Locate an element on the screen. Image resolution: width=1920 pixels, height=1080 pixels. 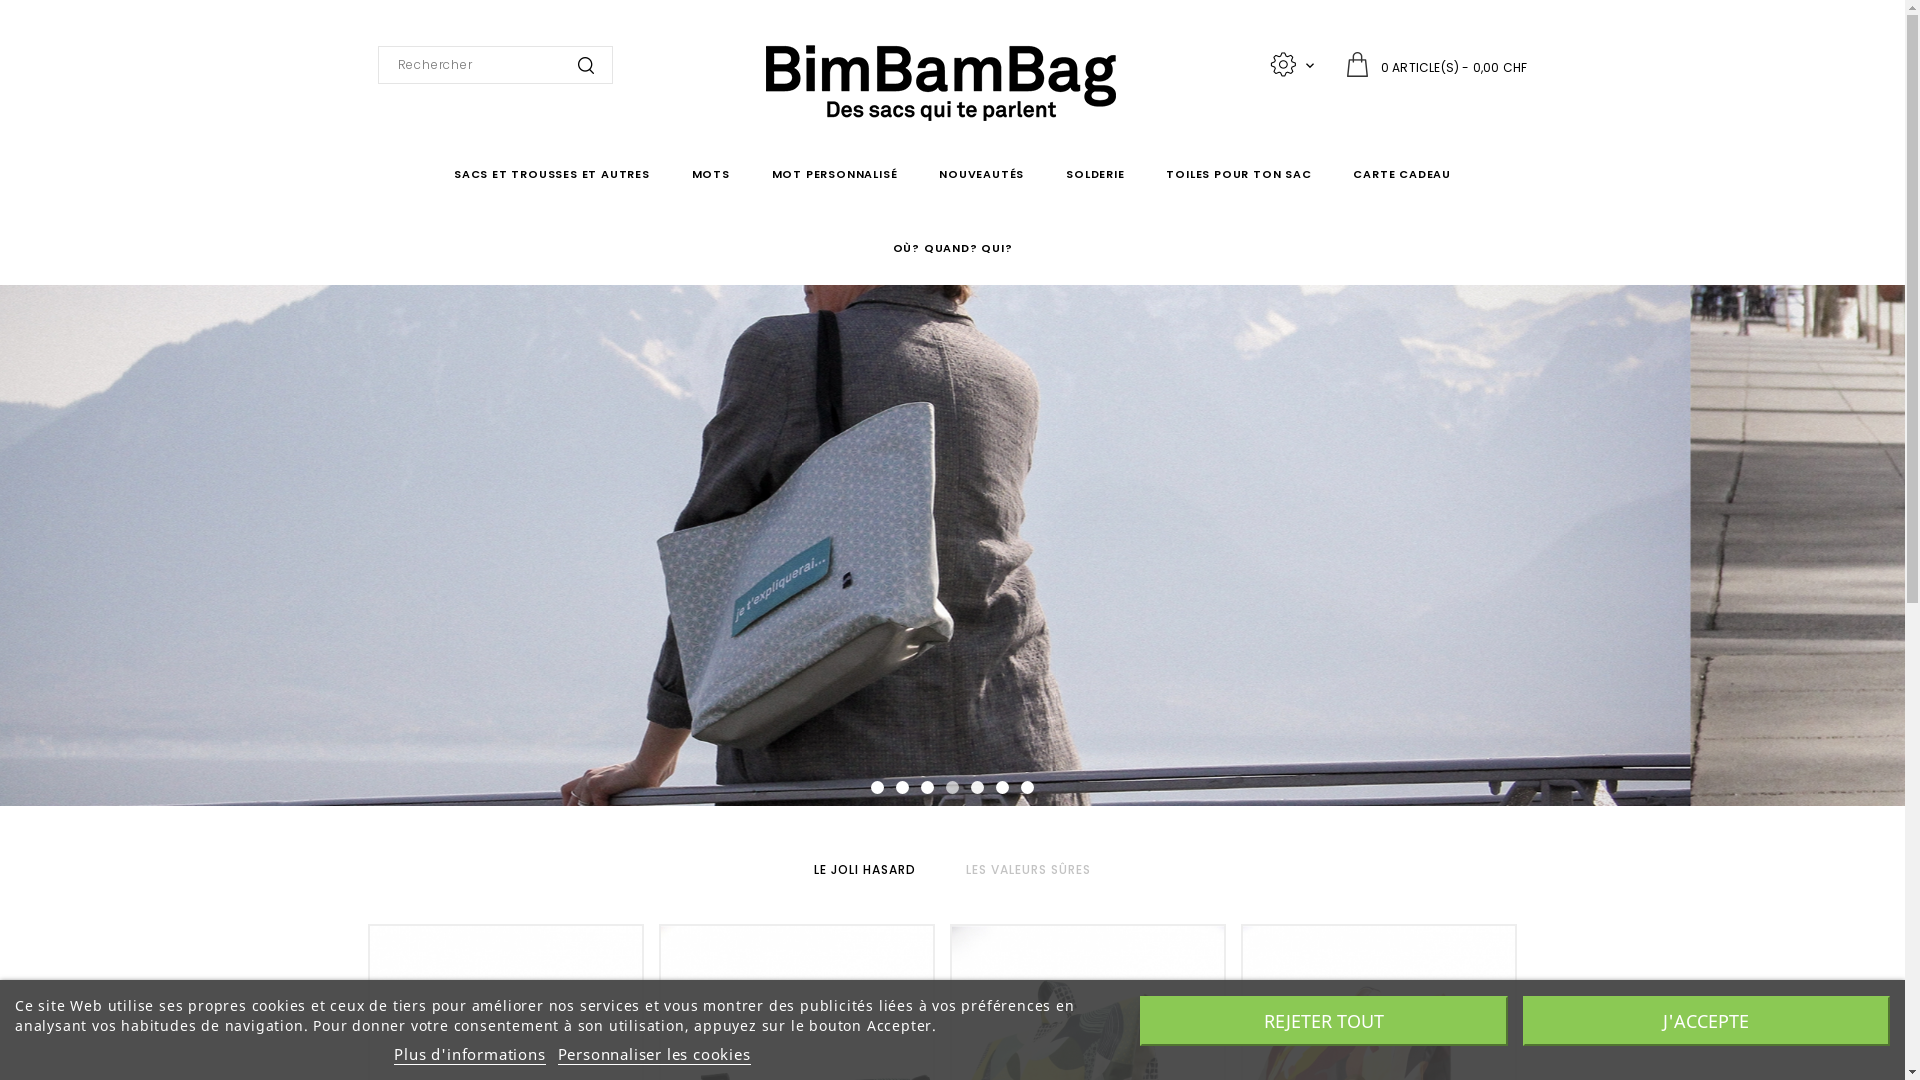
'4' is located at coordinates (944, 786).